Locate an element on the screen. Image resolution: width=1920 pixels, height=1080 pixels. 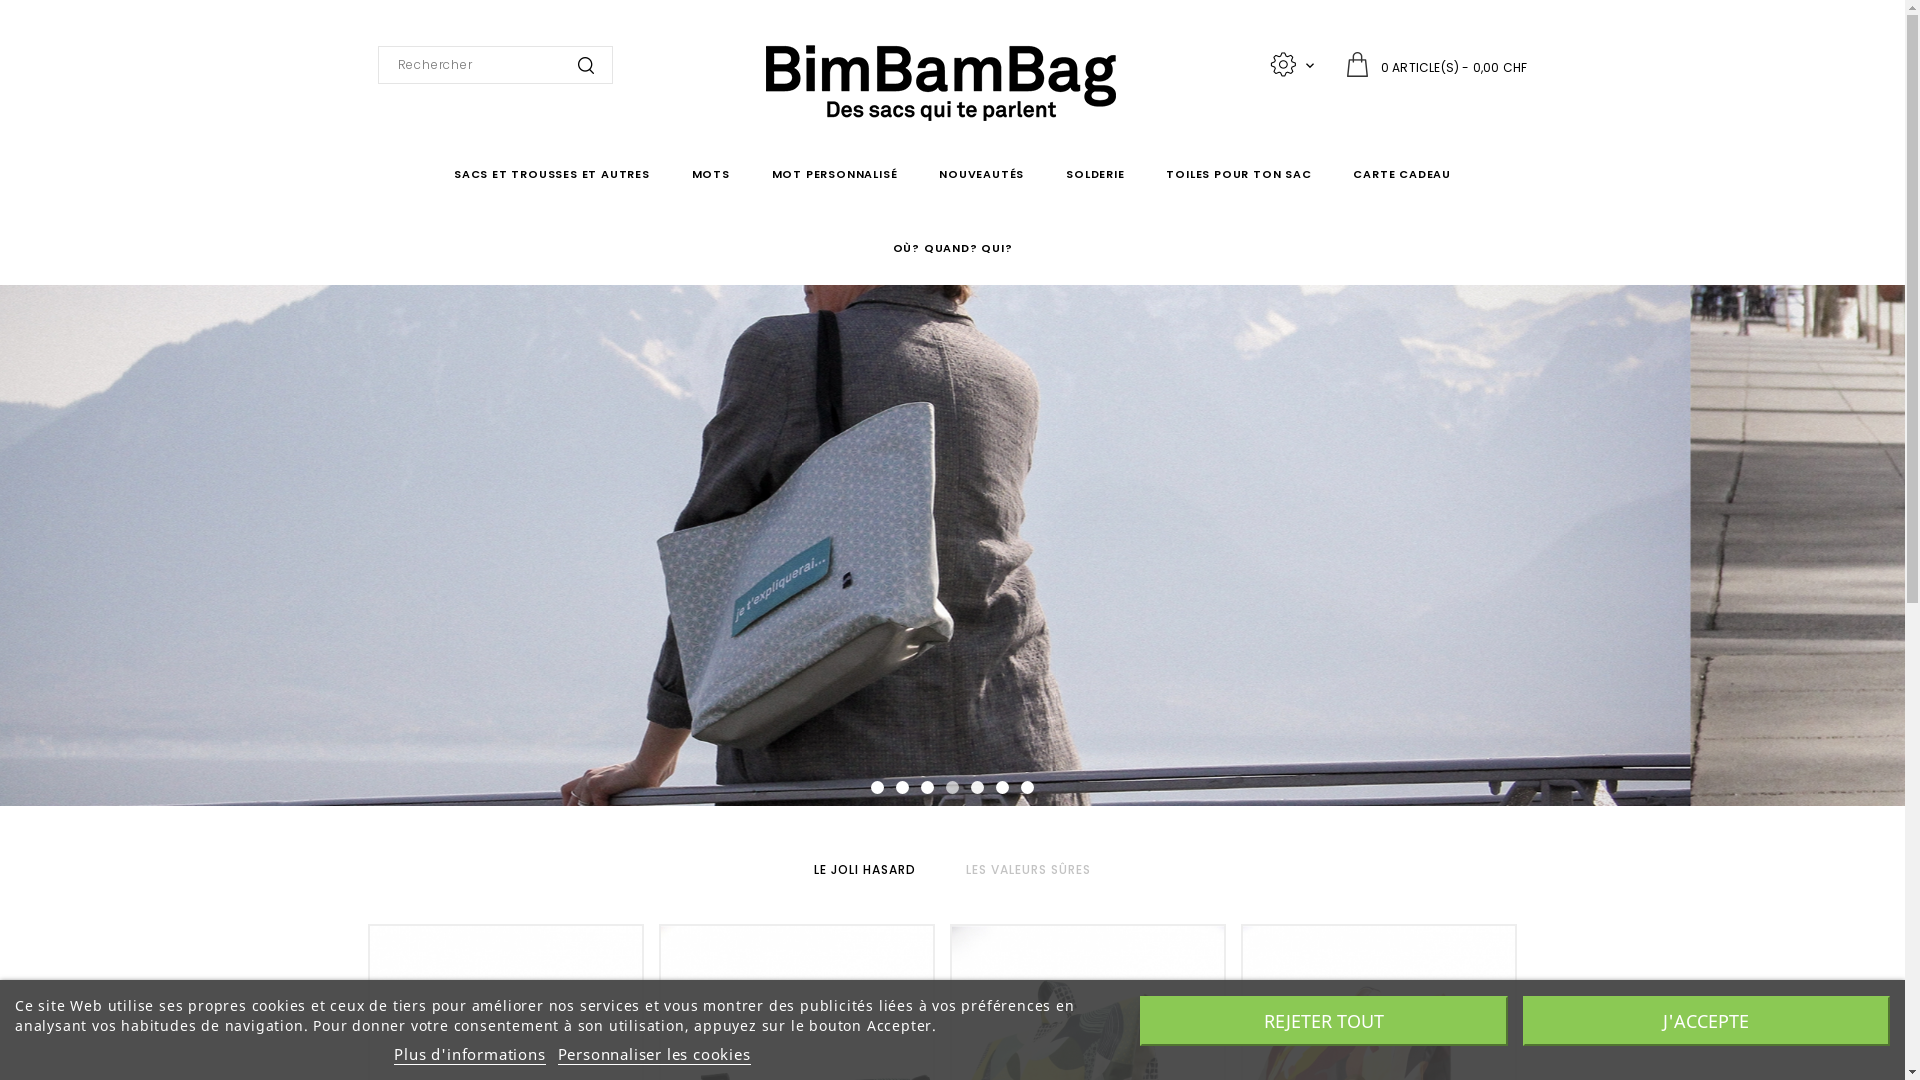
'4' is located at coordinates (944, 786).